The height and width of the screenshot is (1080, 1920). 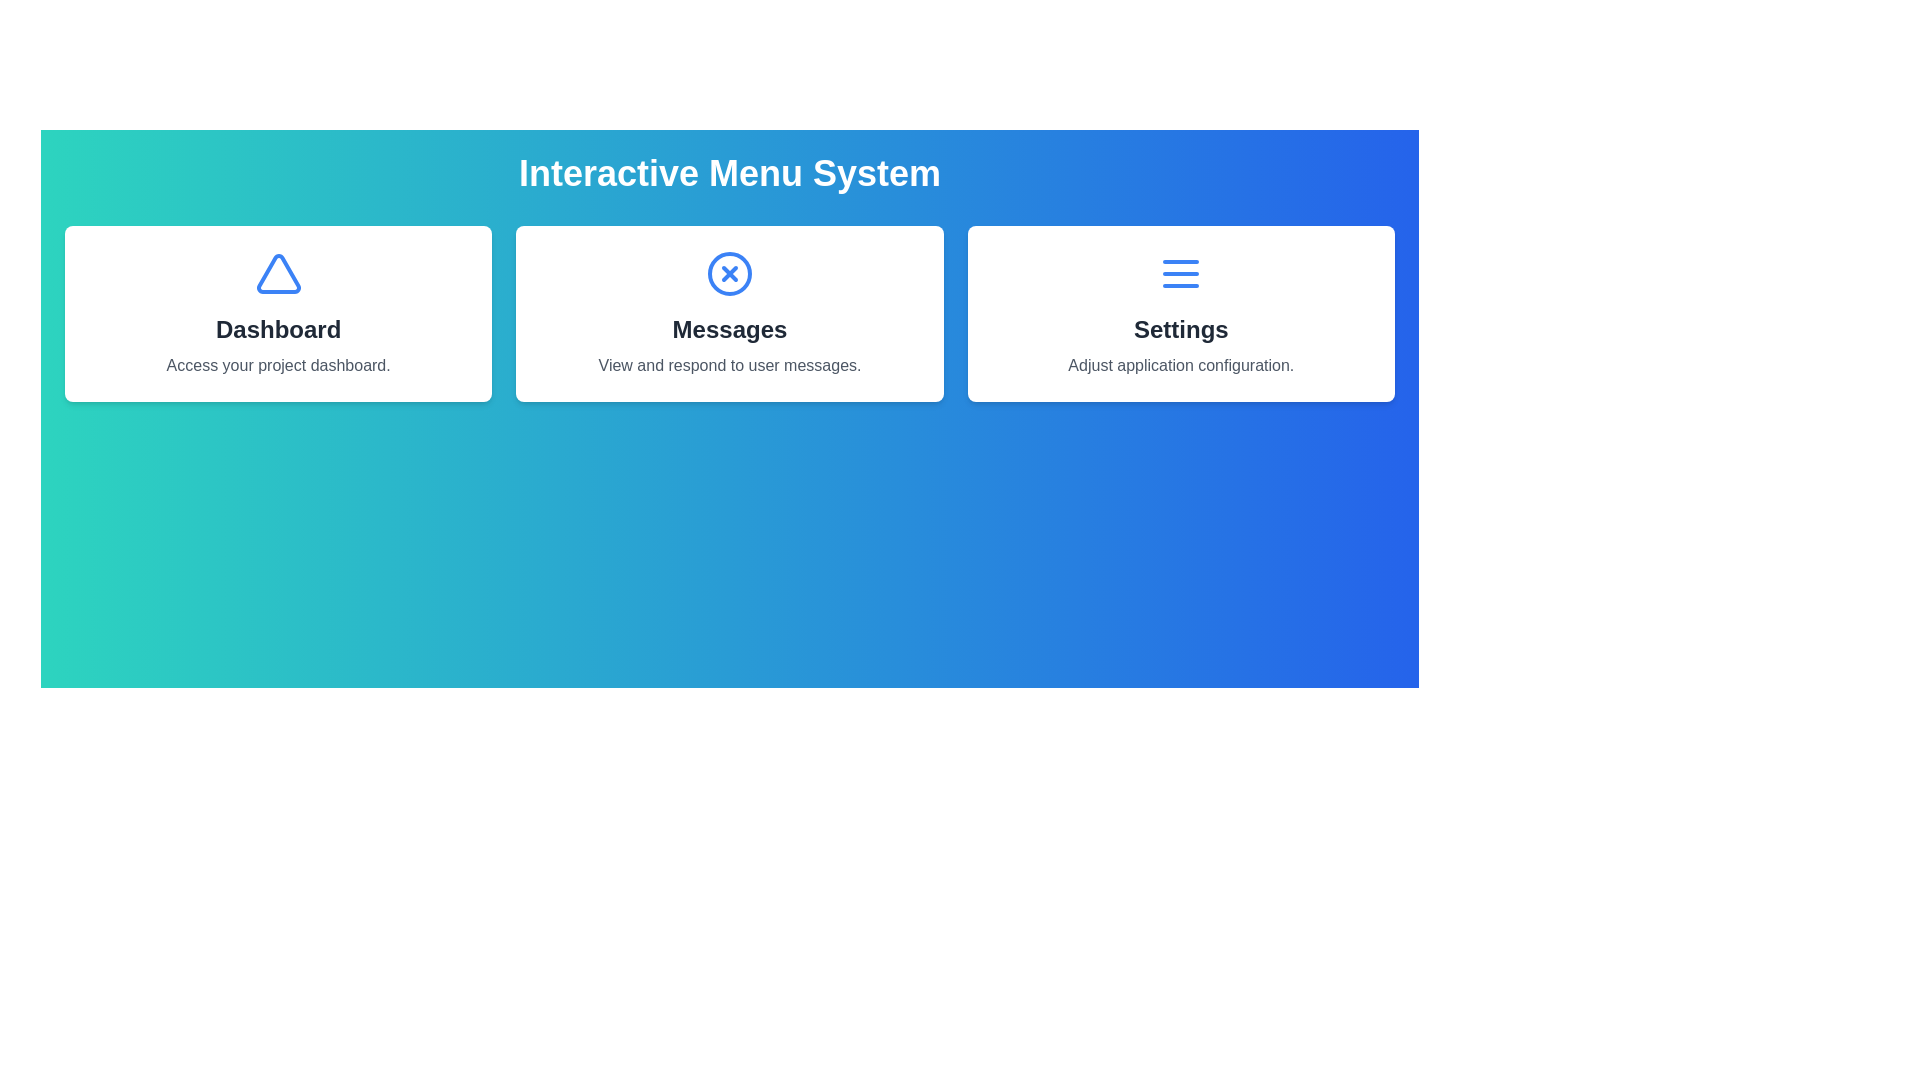 I want to click on the circular blue icon with an 'X' mark at the top-center of the white card titled 'Messages', so click(x=728, y=273).